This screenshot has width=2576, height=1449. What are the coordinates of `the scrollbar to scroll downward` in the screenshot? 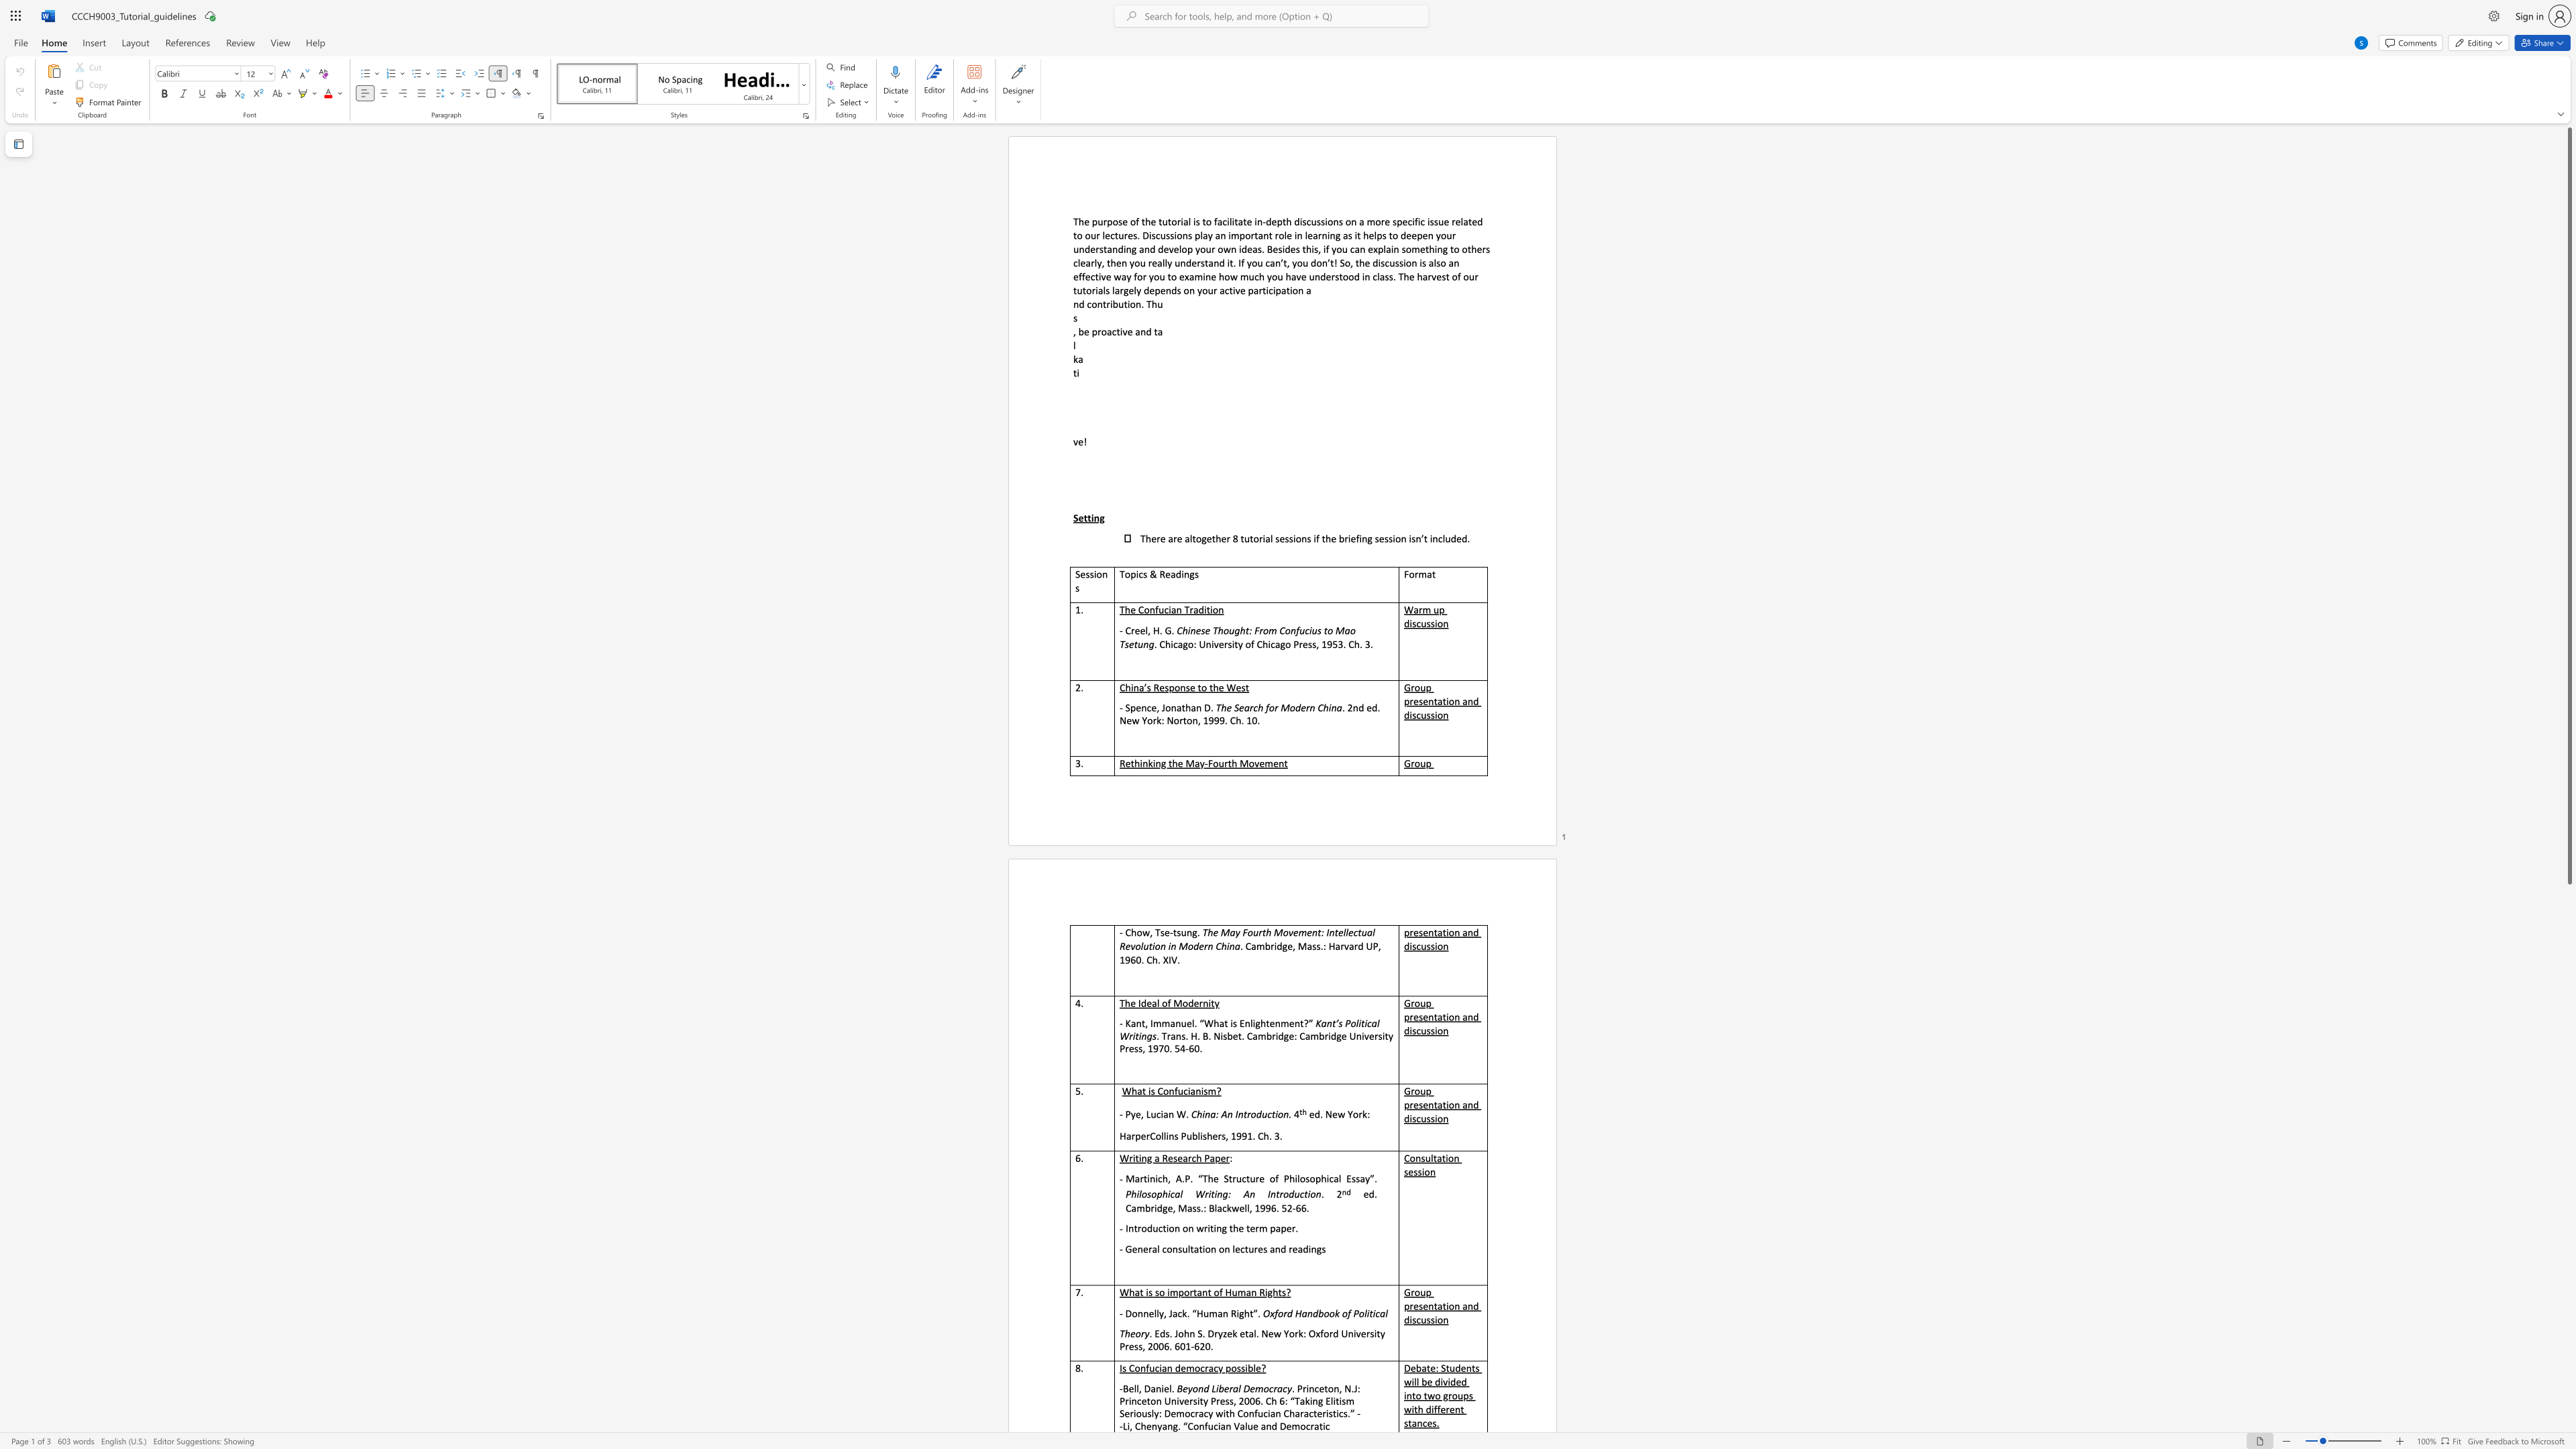 It's located at (2568, 978).